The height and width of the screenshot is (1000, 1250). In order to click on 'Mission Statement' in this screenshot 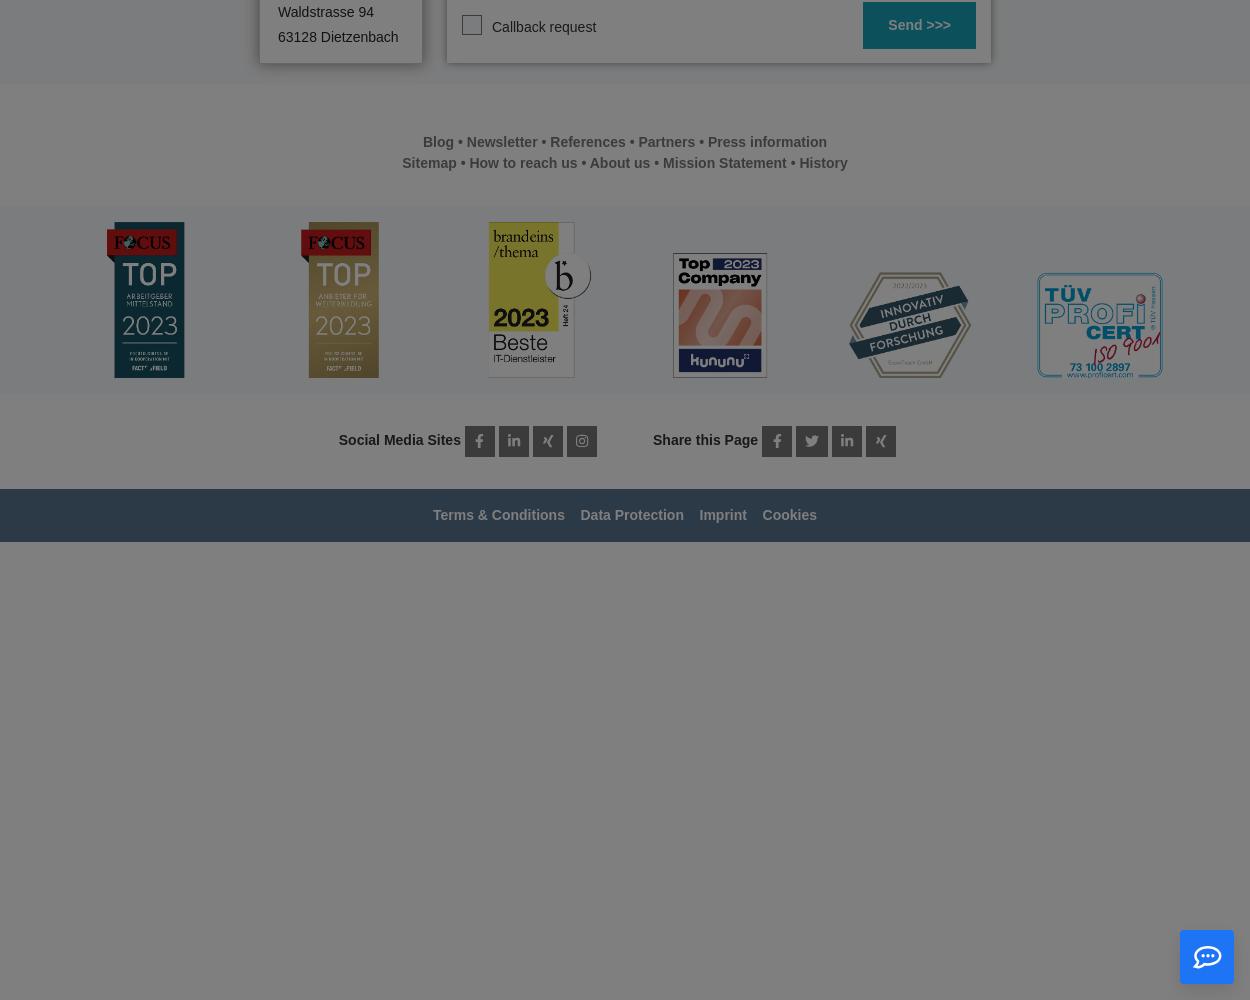, I will do `click(723, 163)`.